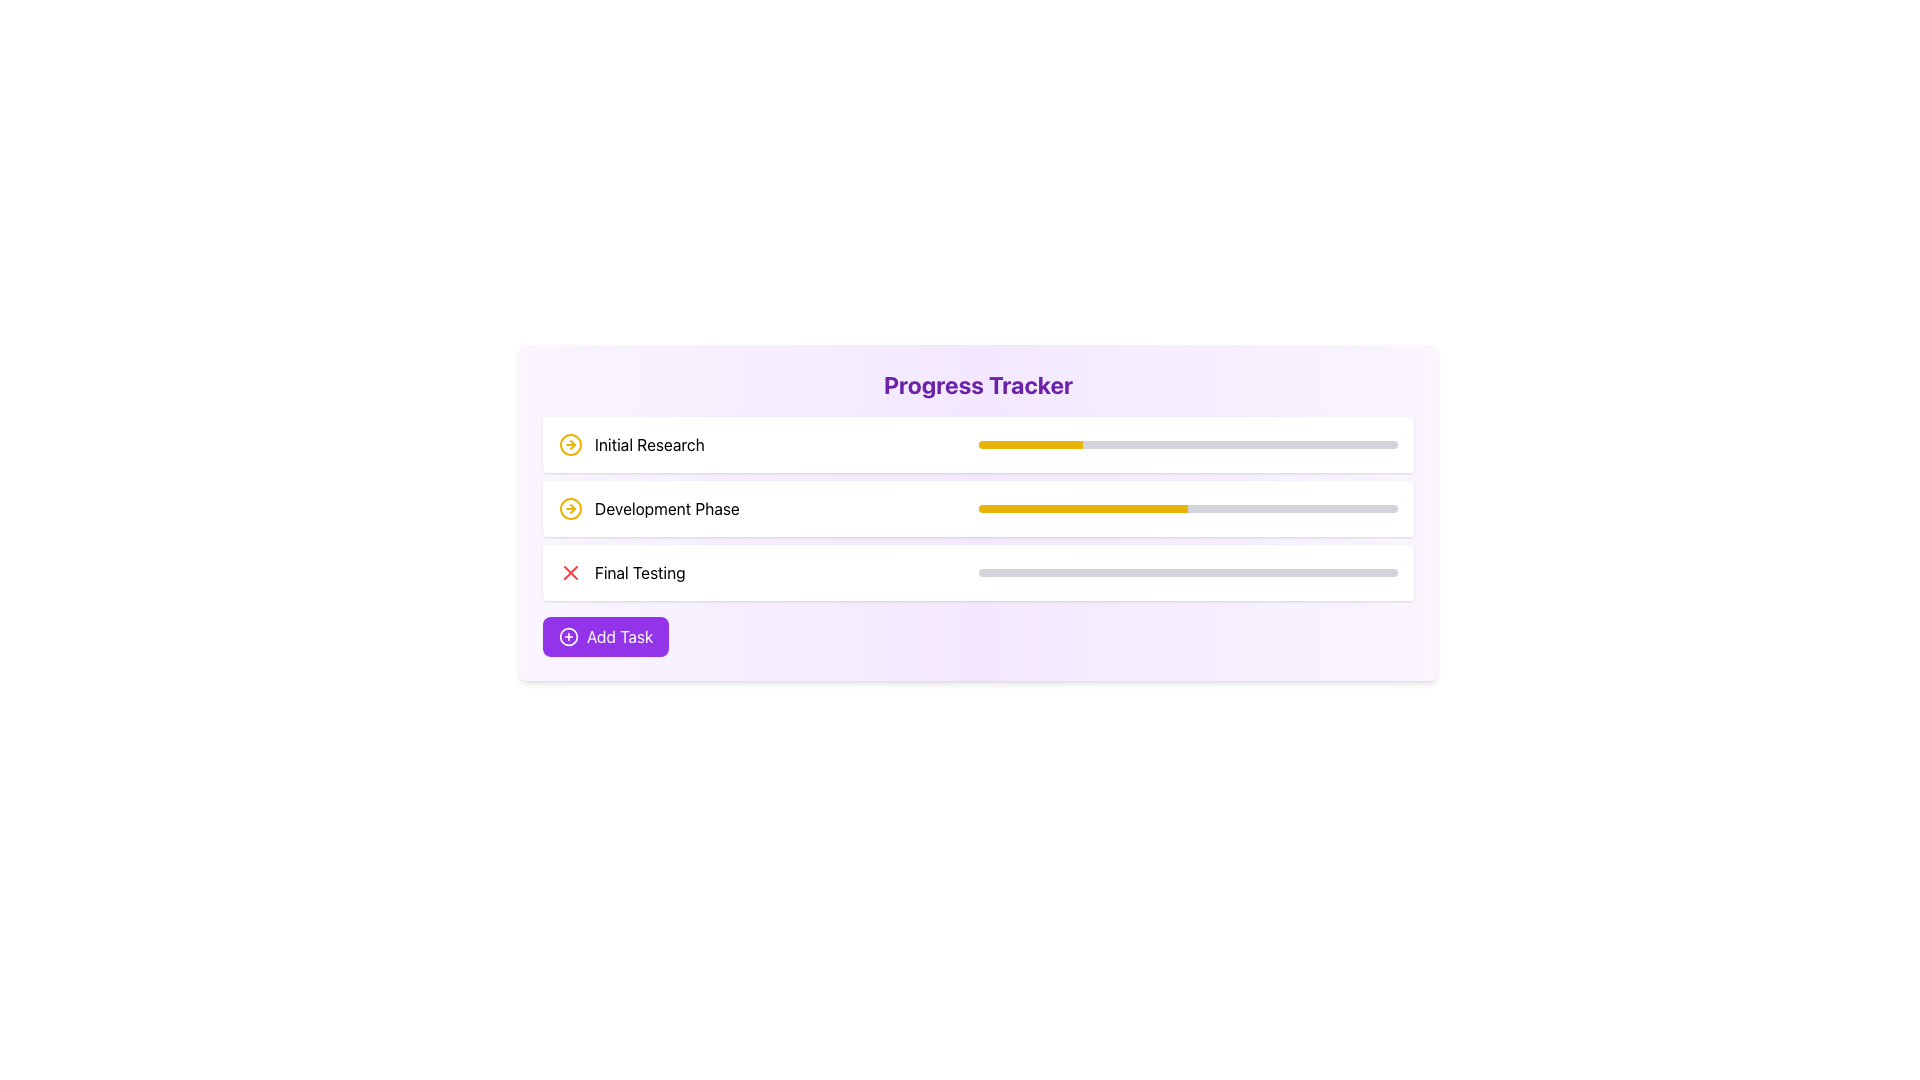  Describe the element at coordinates (621, 573) in the screenshot. I see `the 'Final Testing' task label with the red 'X' icon` at that location.